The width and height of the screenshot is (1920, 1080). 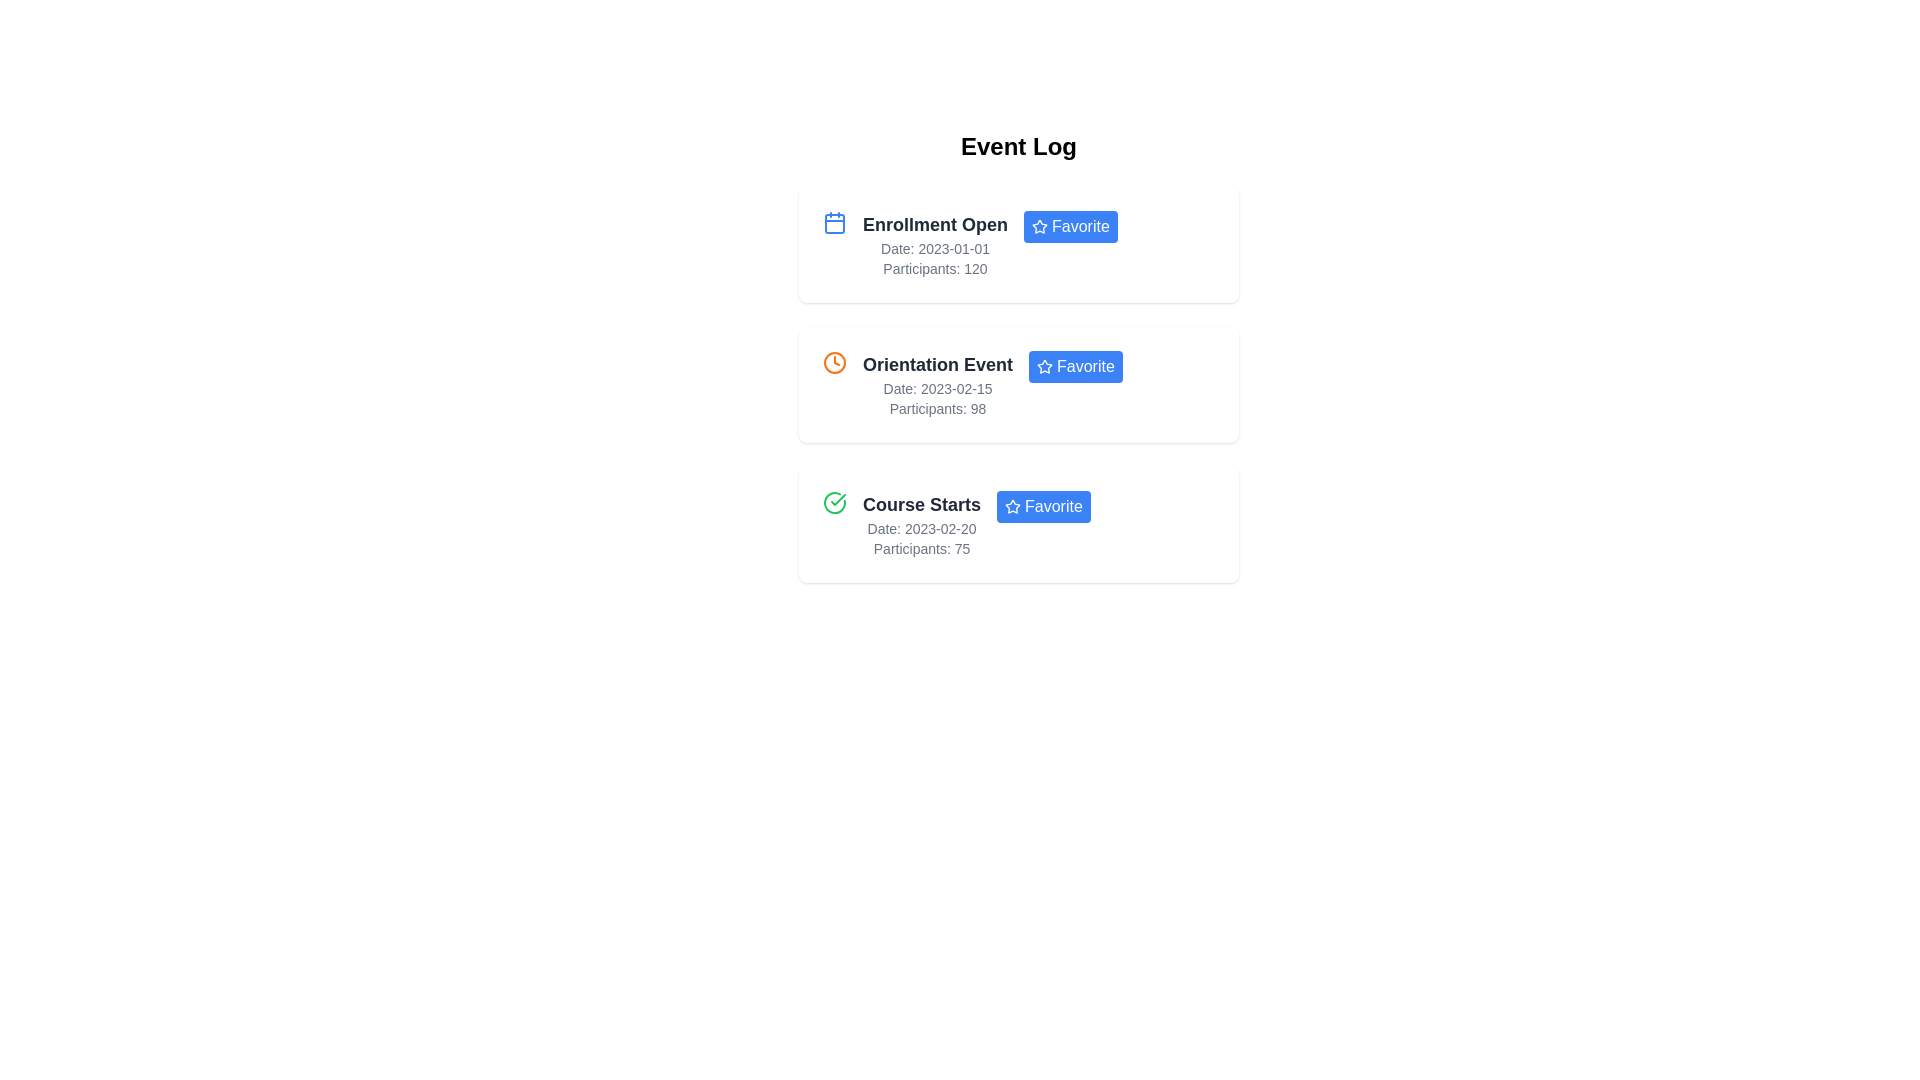 What do you see at coordinates (835, 501) in the screenshot?
I see `the 'completed' icon located to the left of the 'Course Starts' header in the third list item of the event log` at bounding box center [835, 501].